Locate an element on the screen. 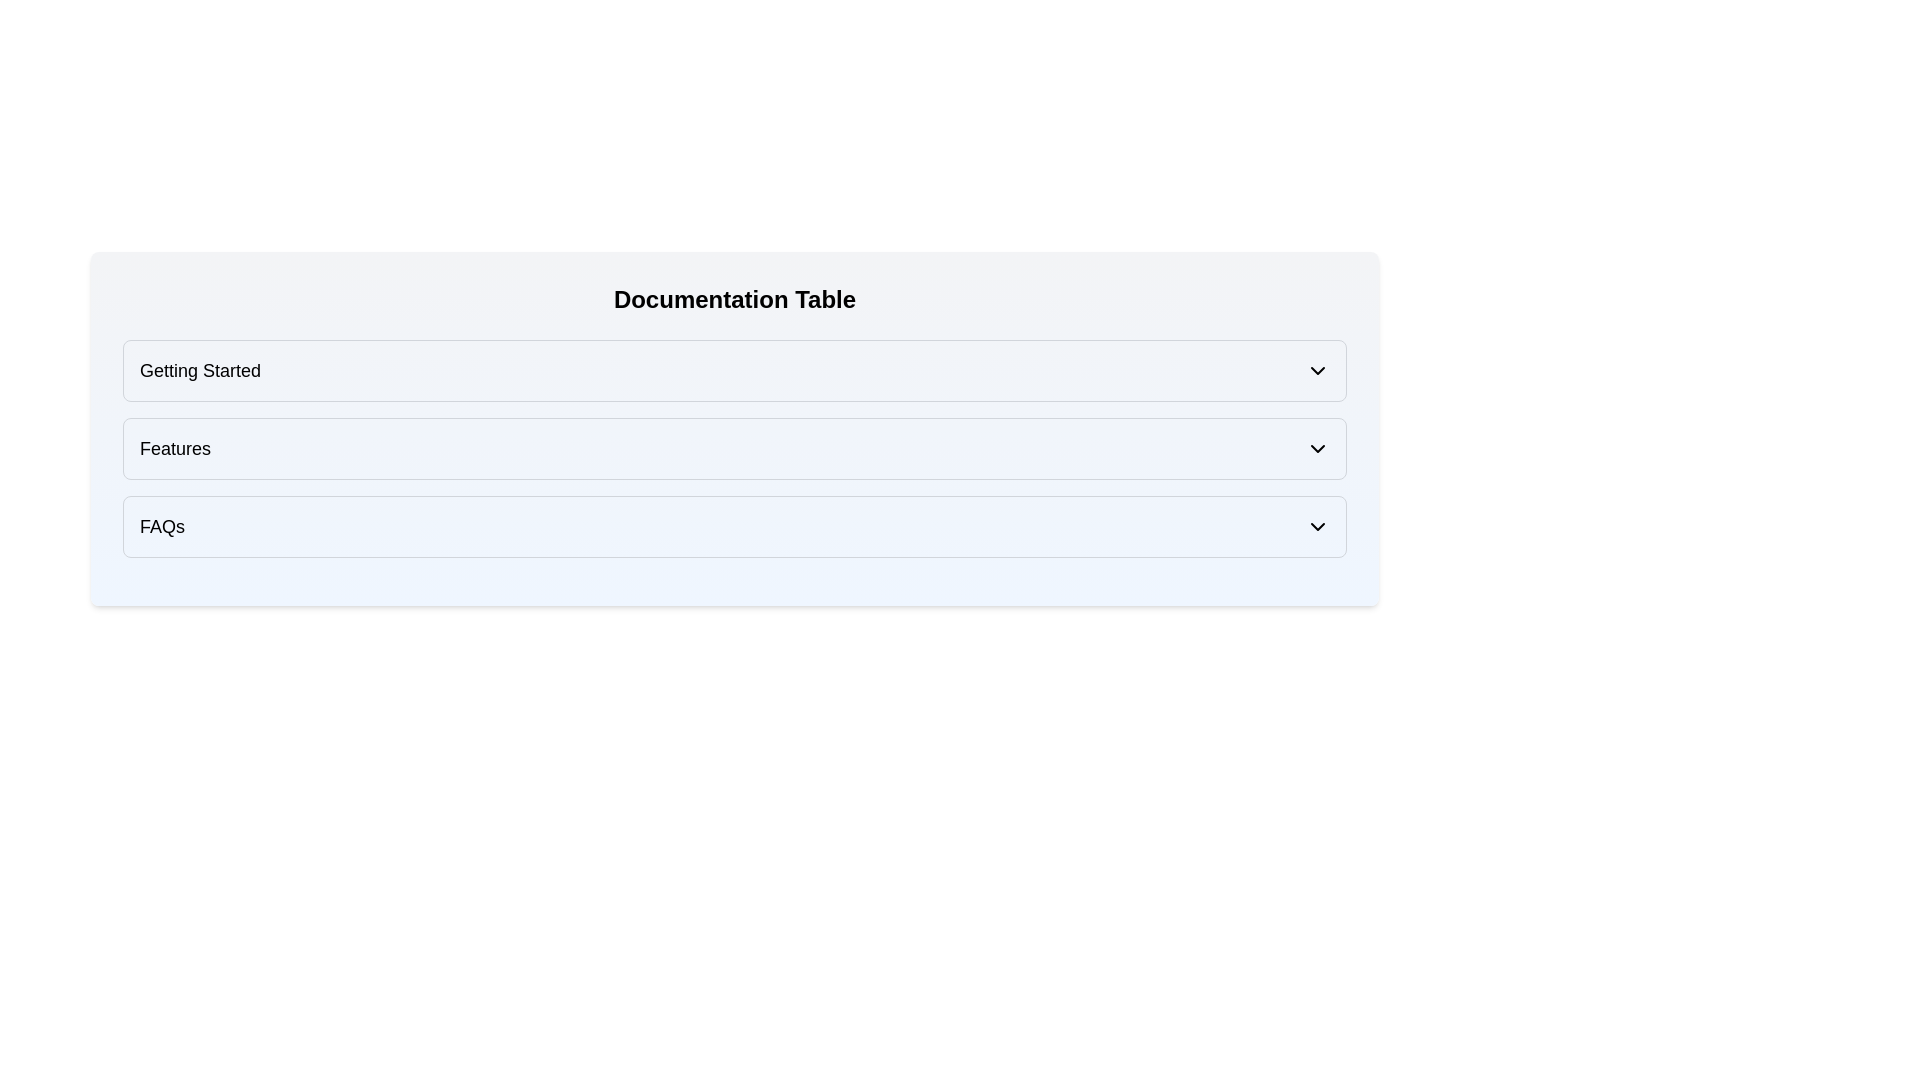 The width and height of the screenshot is (1920, 1080). the downward-facing chevron icon located to the right of the 'FAQs' label in the dropdown interface to trigger tooltip or highlight effects is located at coordinates (1318, 526).